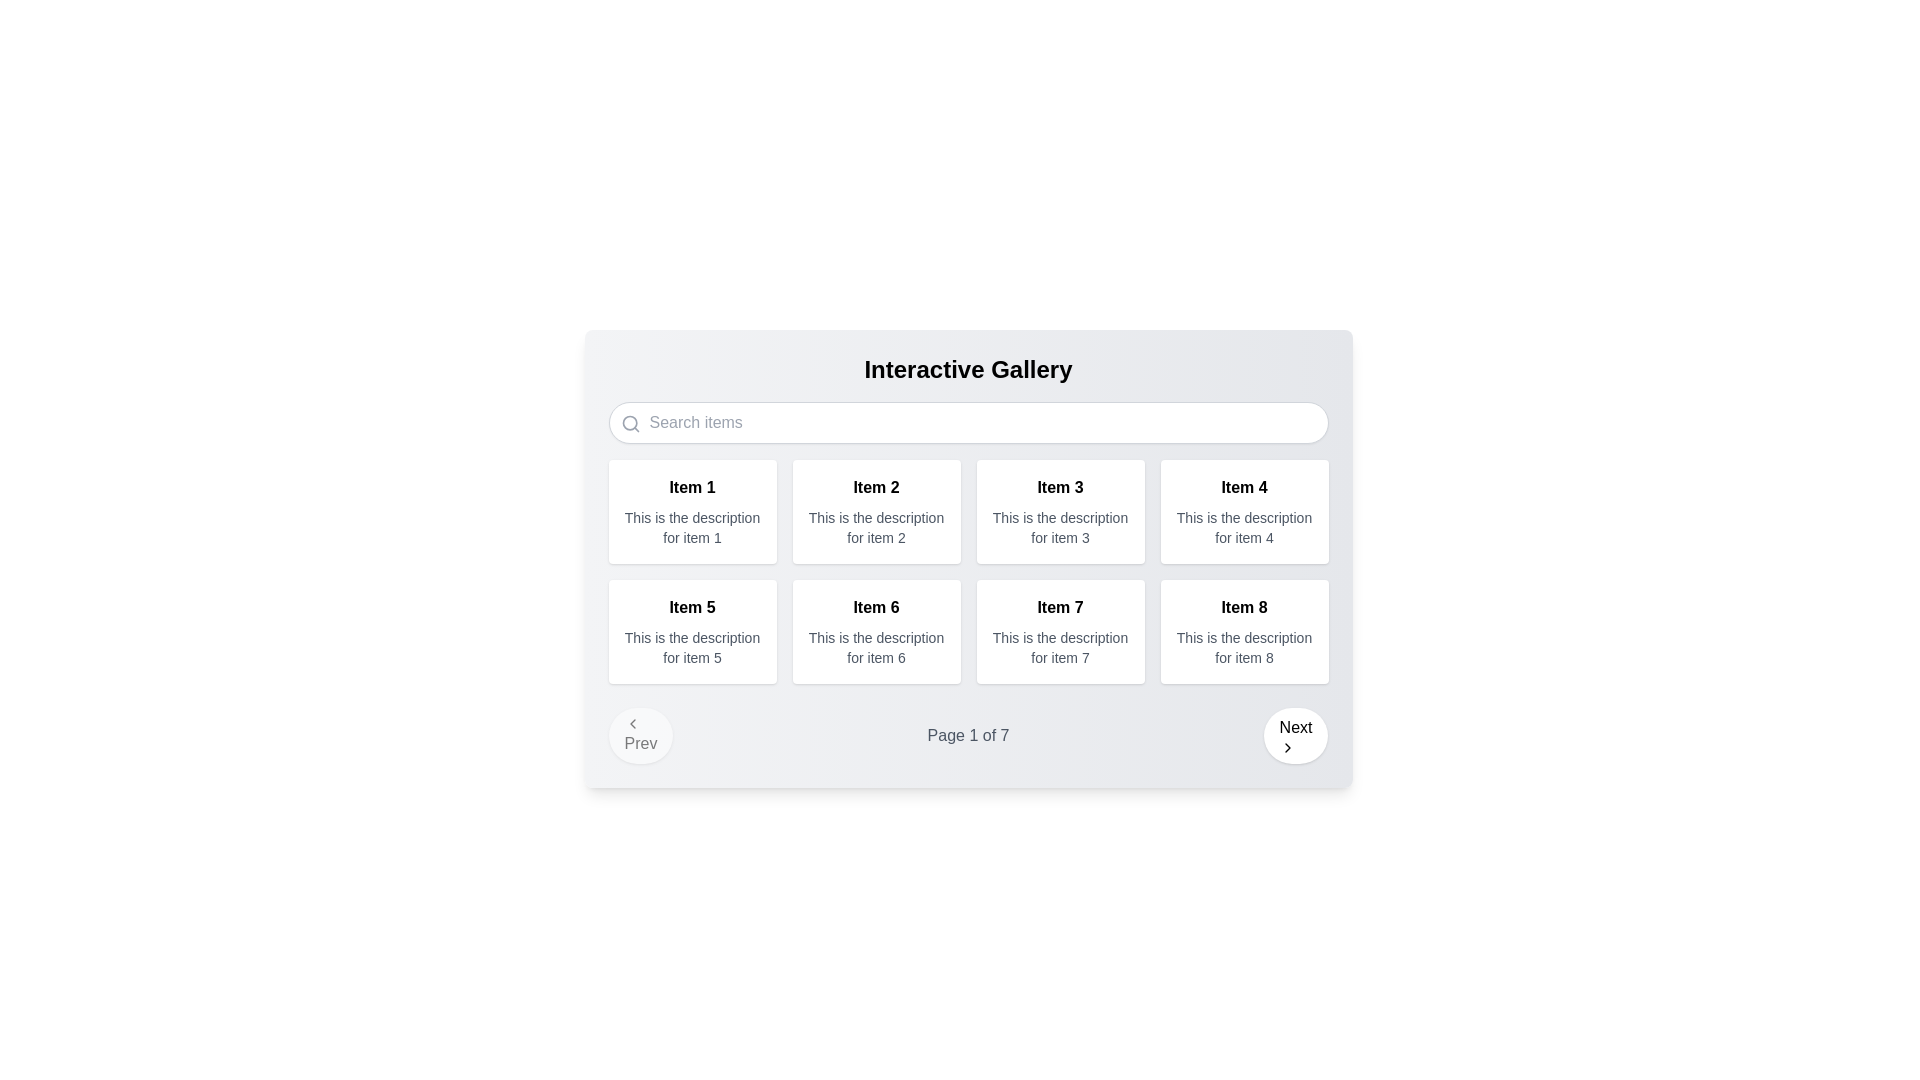  I want to click on the navigation button located at the bottom-right corner of the interface, which allows the user to navigate to the next page of items, so click(1296, 736).